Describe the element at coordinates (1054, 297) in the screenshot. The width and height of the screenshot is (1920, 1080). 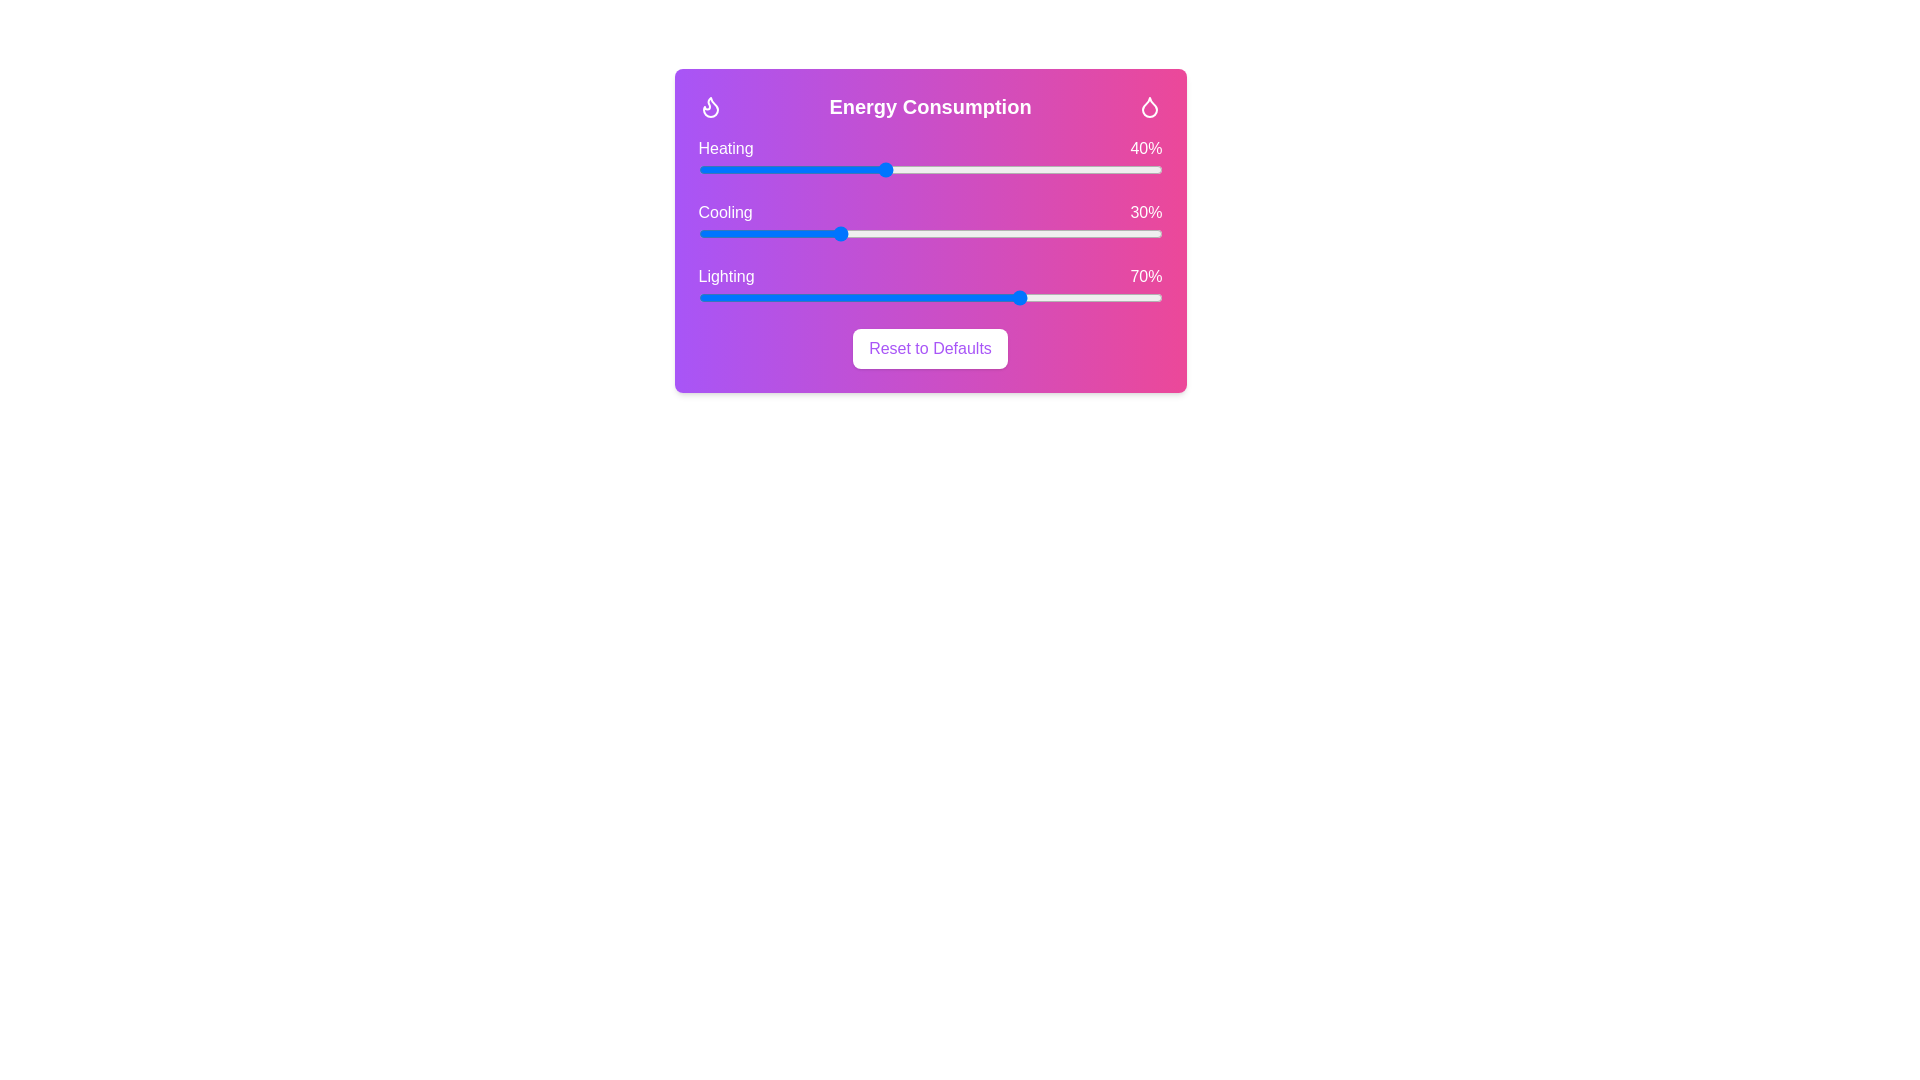
I see `the 'Lighting' slider to set its value to 77` at that location.